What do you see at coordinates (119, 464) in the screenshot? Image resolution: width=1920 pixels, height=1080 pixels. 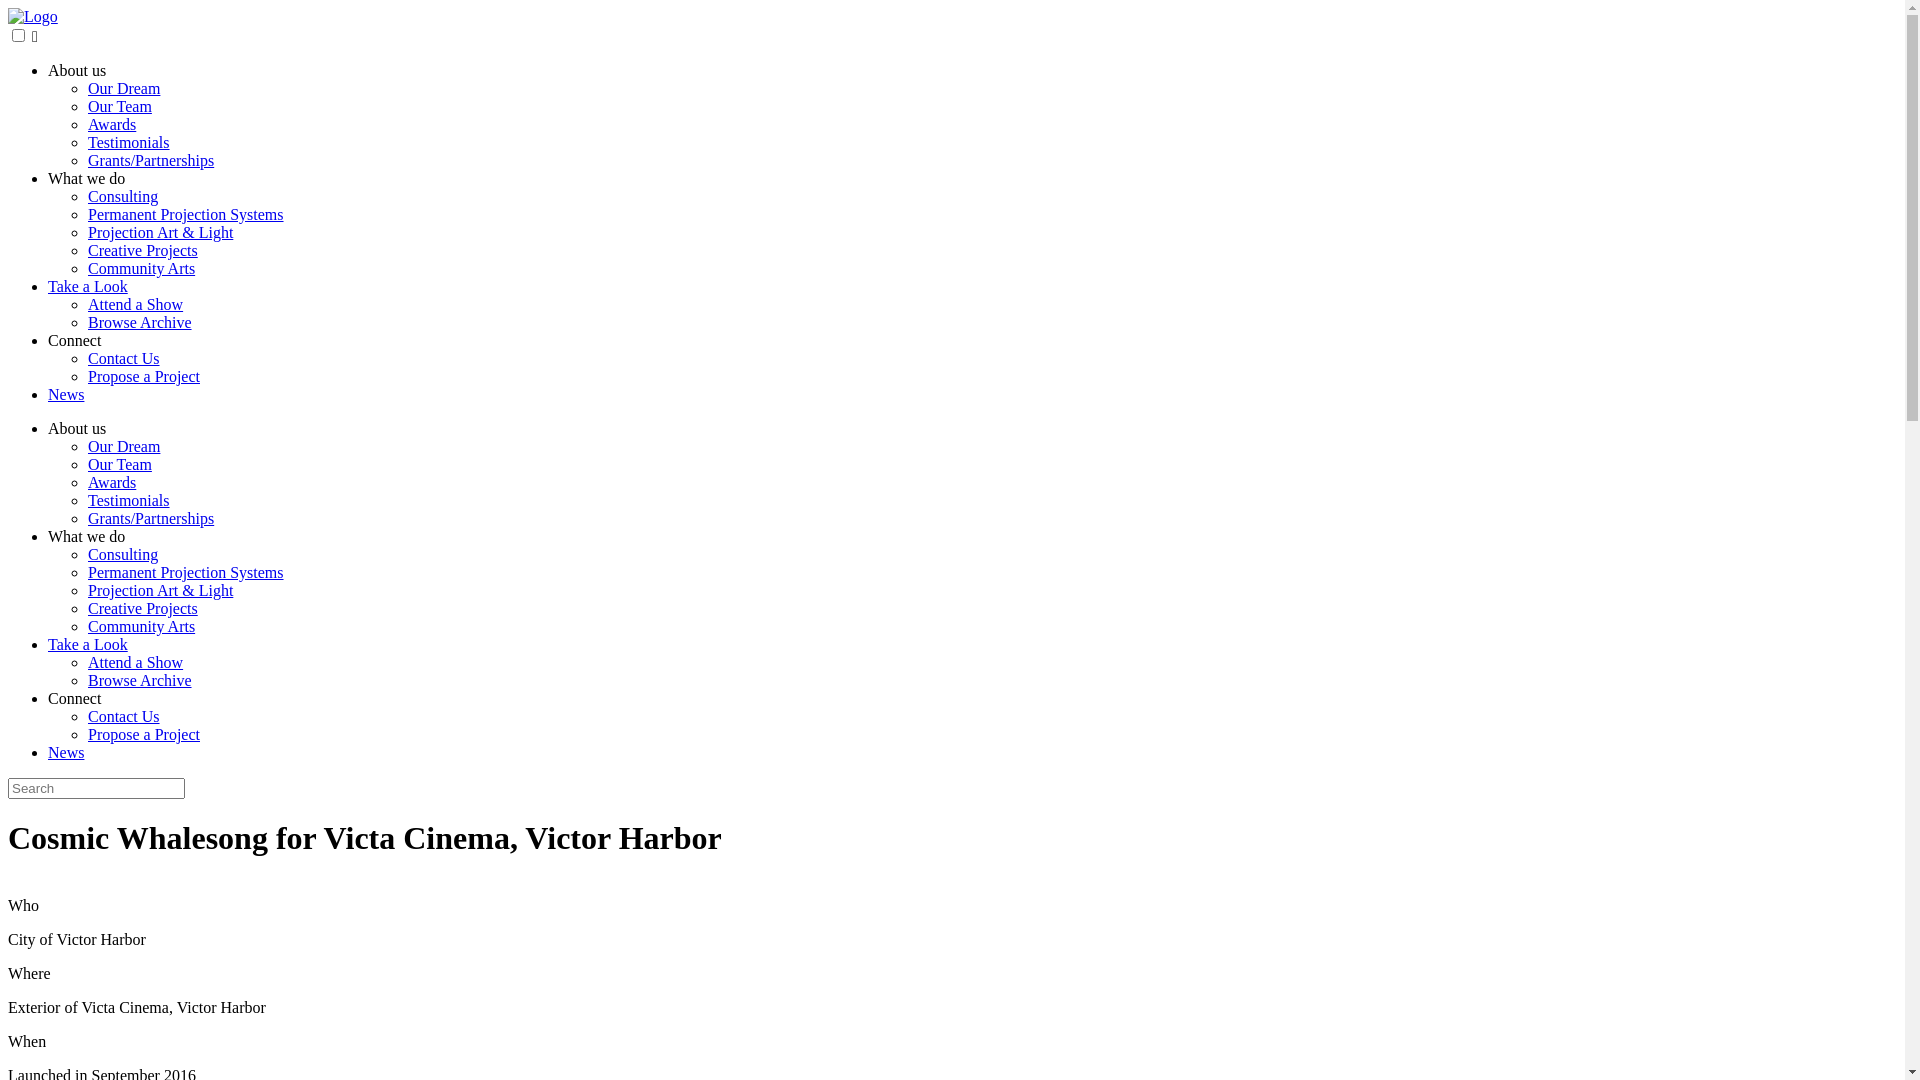 I see `'Our Team'` at bounding box center [119, 464].